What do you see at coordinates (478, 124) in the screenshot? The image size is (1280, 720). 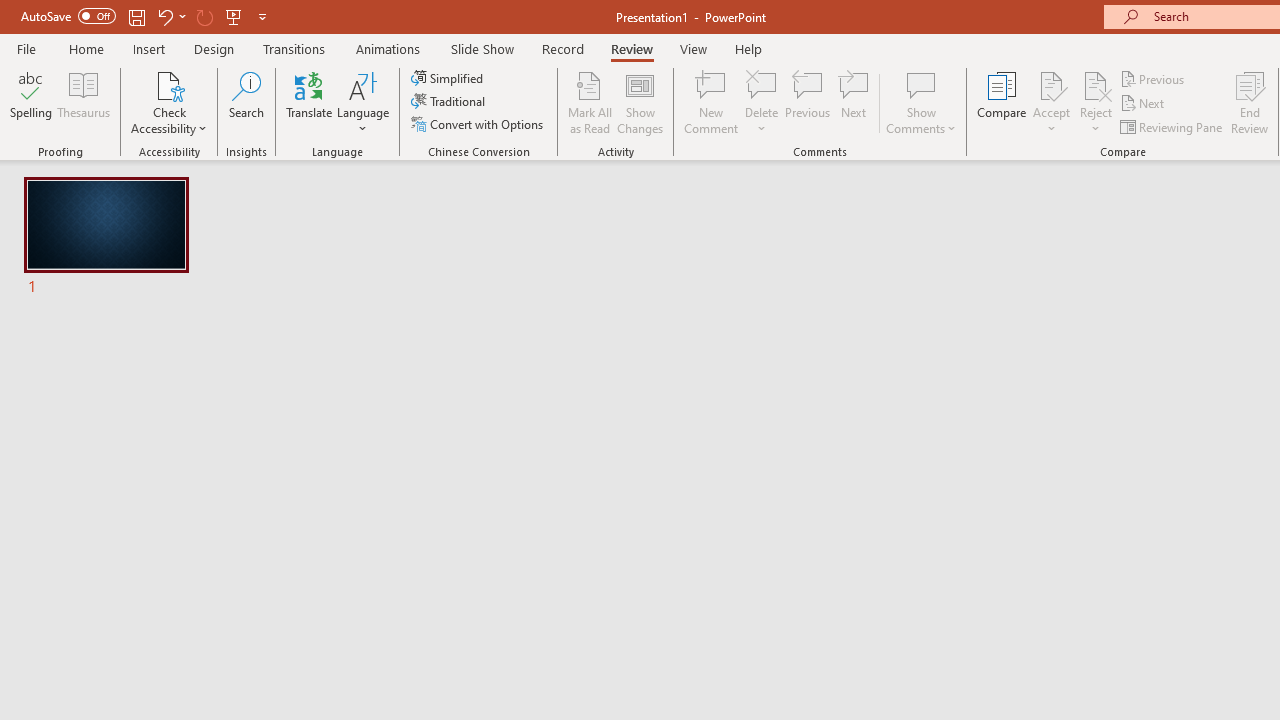 I see `'Convert with Options...'` at bounding box center [478, 124].